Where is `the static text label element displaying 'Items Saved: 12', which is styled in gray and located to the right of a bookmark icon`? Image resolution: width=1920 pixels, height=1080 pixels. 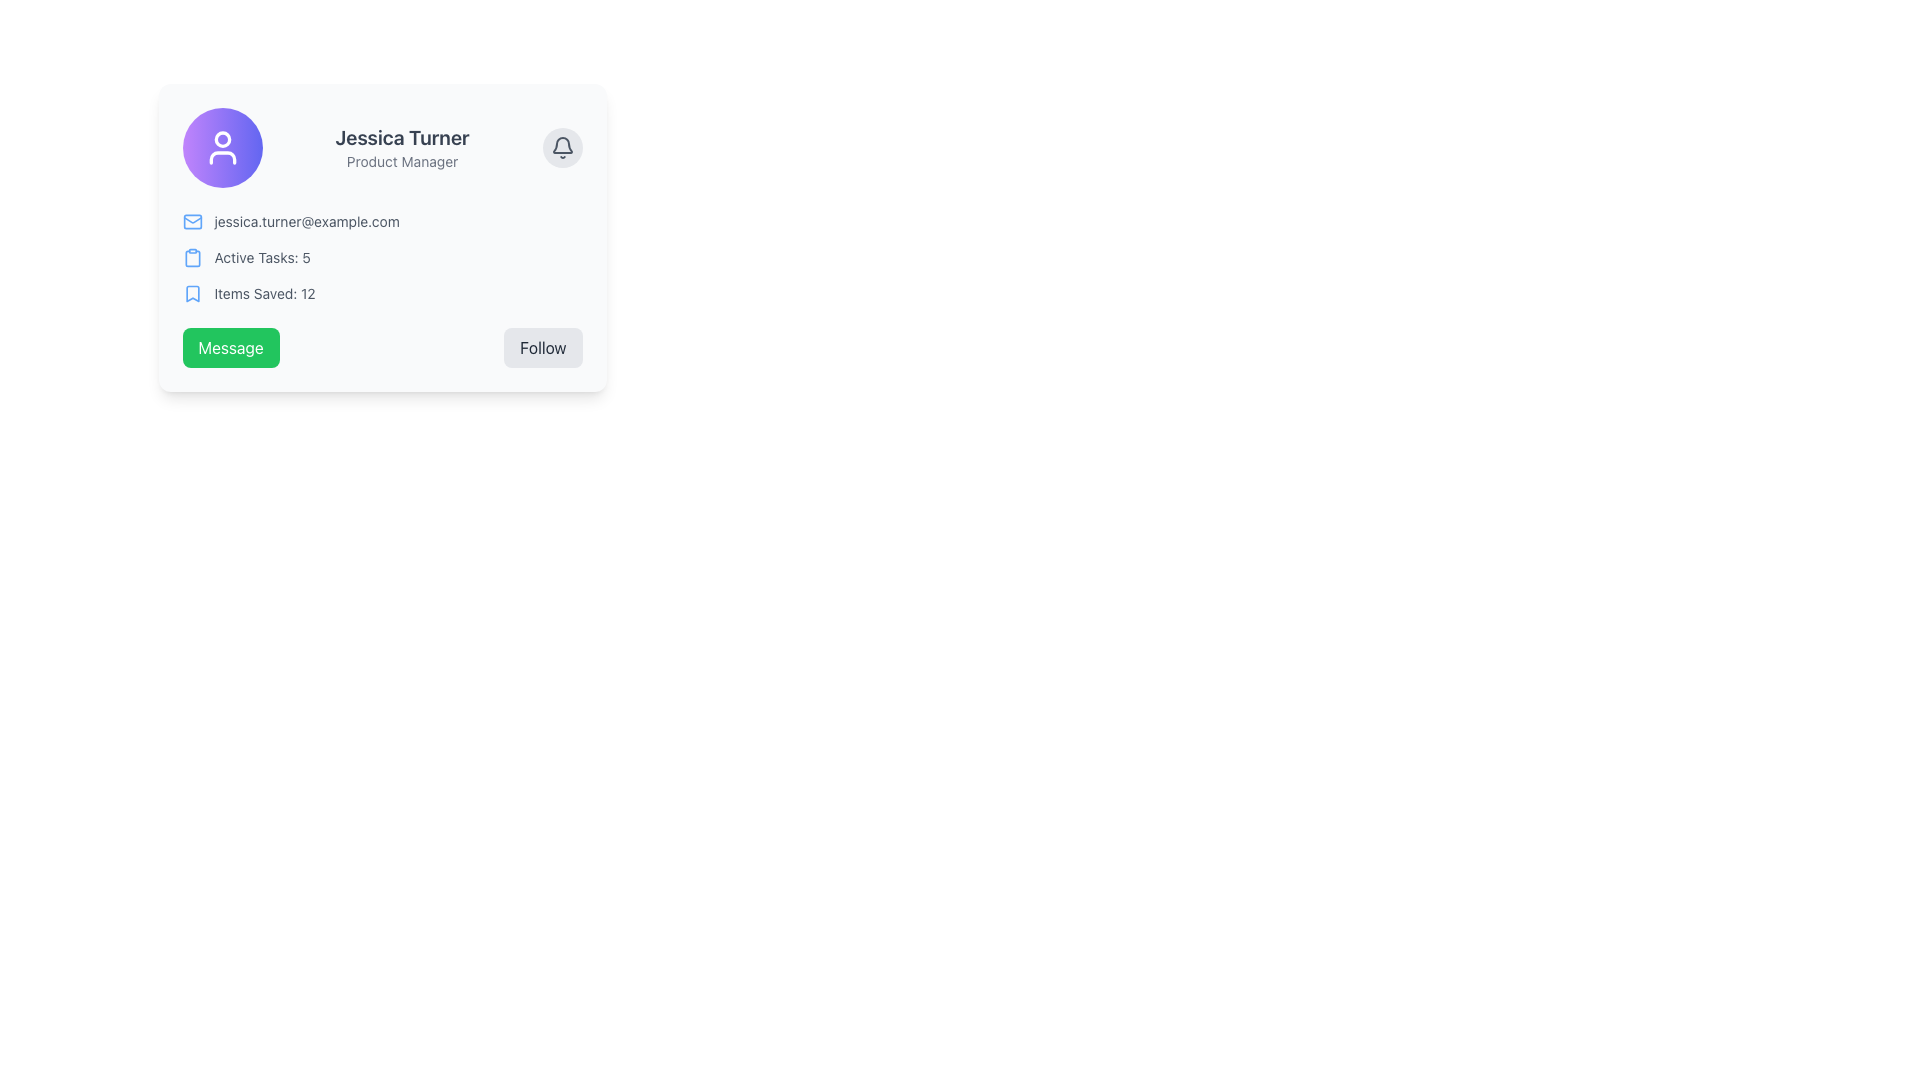
the static text label element displaying 'Items Saved: 12', which is styled in gray and located to the right of a bookmark icon is located at coordinates (264, 293).